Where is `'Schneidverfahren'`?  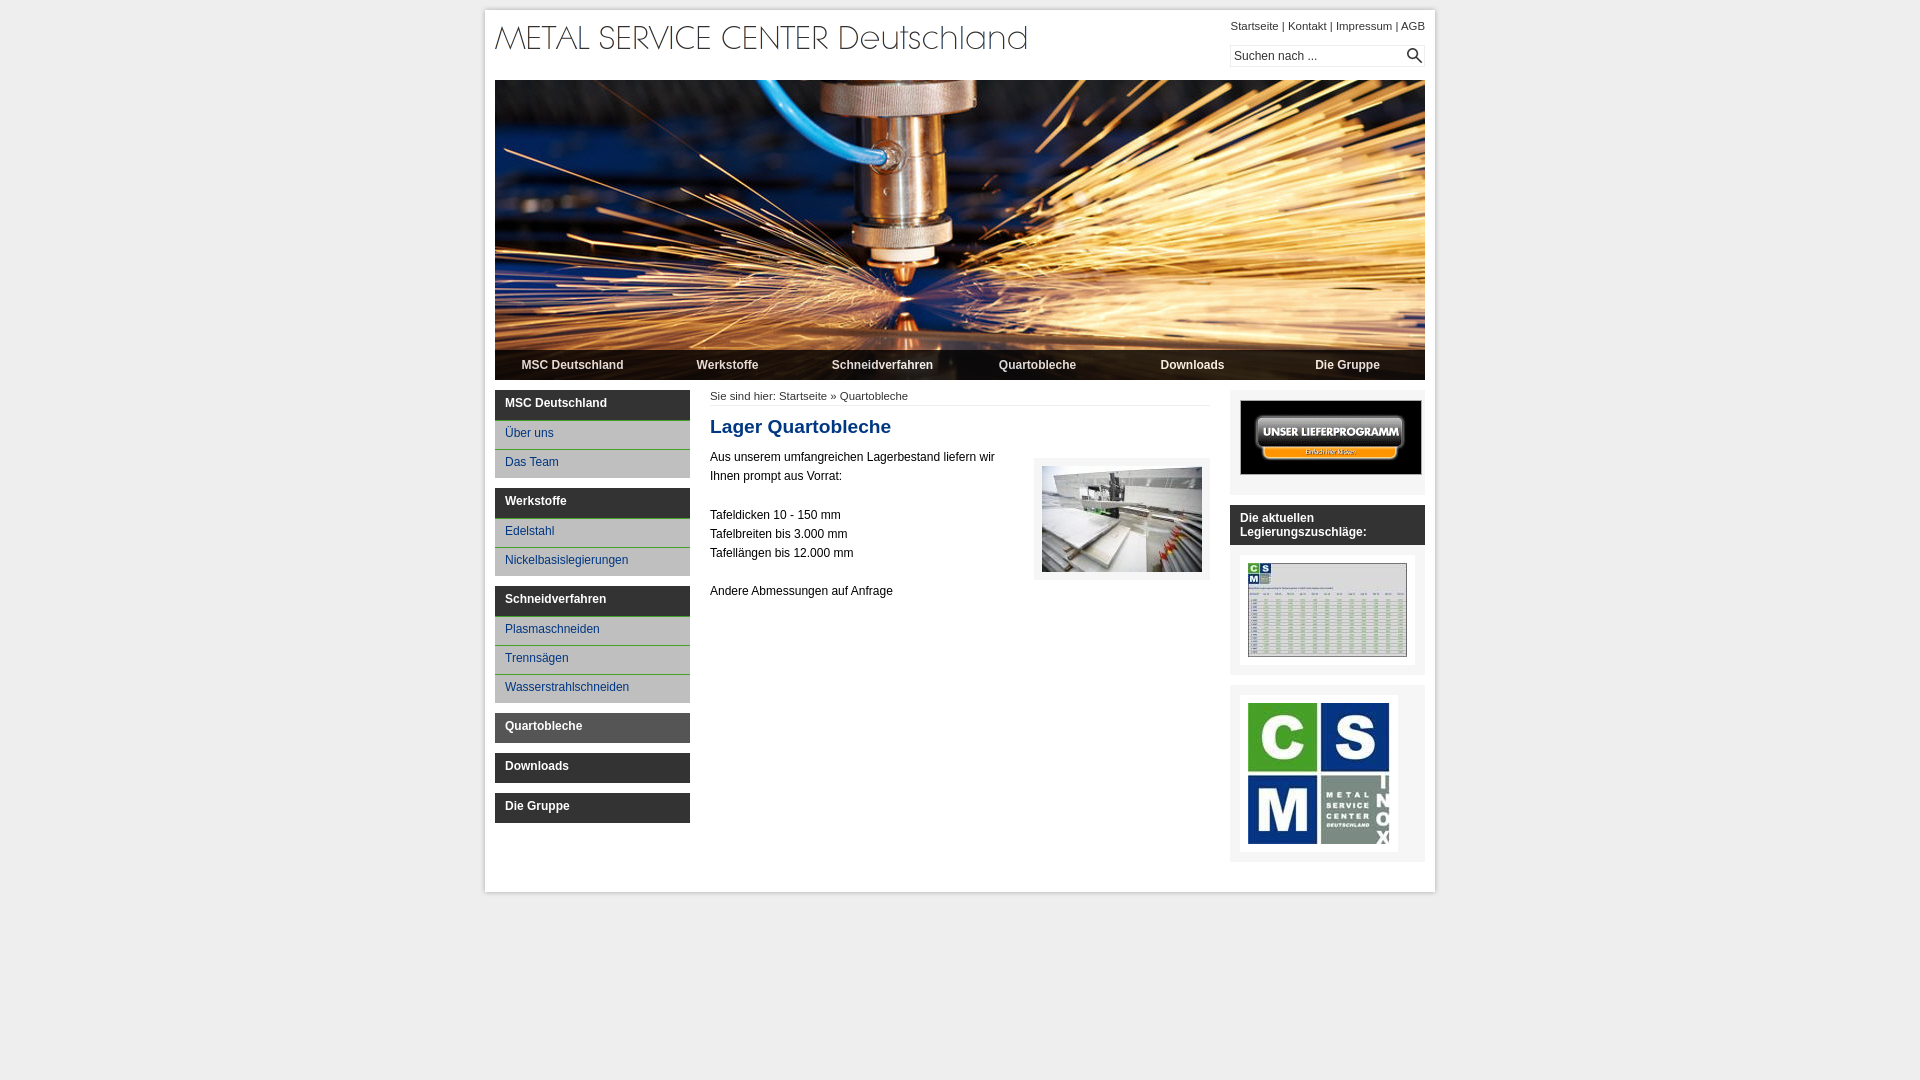 'Schneidverfahren' is located at coordinates (881, 365).